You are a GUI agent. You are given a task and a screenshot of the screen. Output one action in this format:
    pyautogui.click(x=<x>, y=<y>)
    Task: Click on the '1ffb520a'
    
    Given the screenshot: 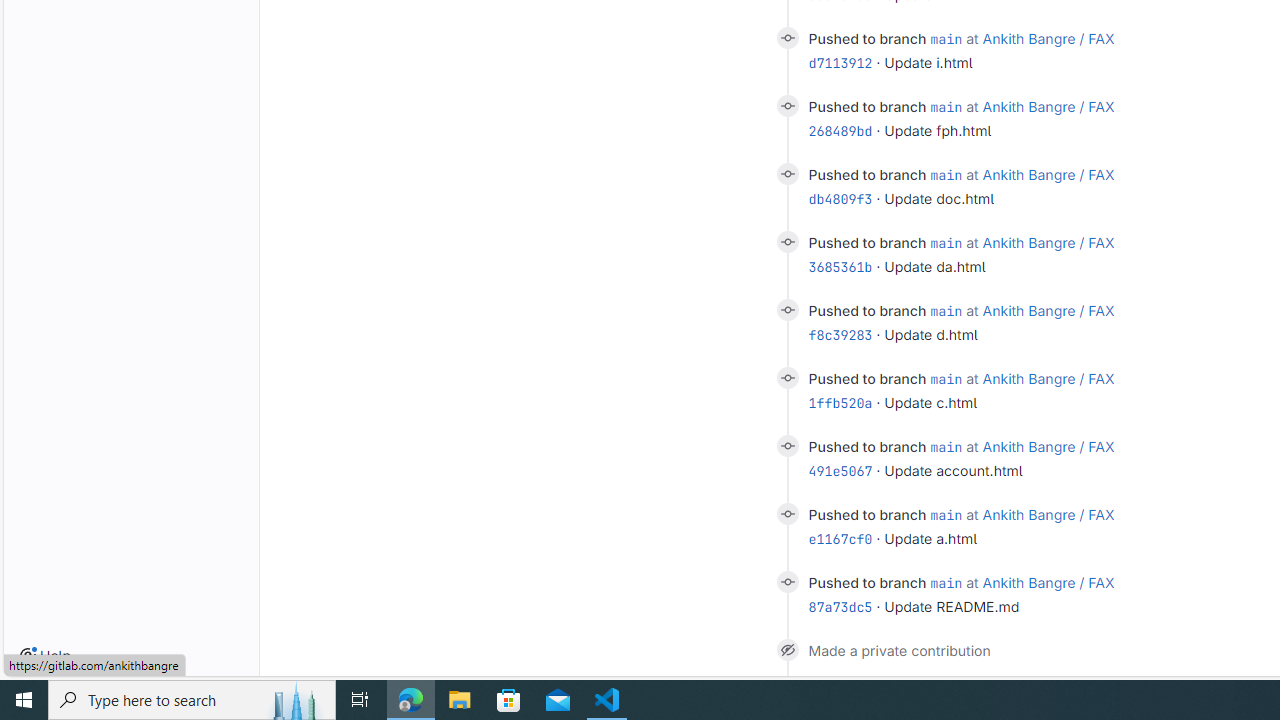 What is the action you would take?
    pyautogui.click(x=840, y=402)
    